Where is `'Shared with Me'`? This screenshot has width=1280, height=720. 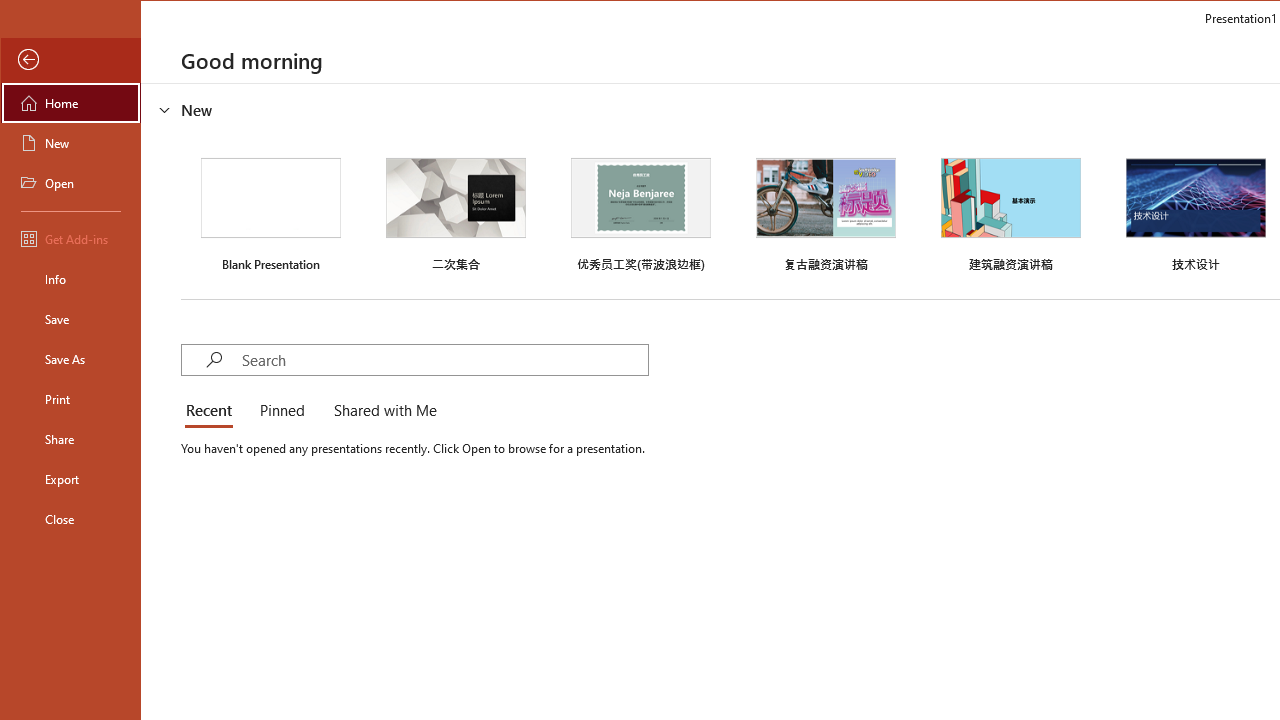
'Shared with Me' is located at coordinates (381, 410).